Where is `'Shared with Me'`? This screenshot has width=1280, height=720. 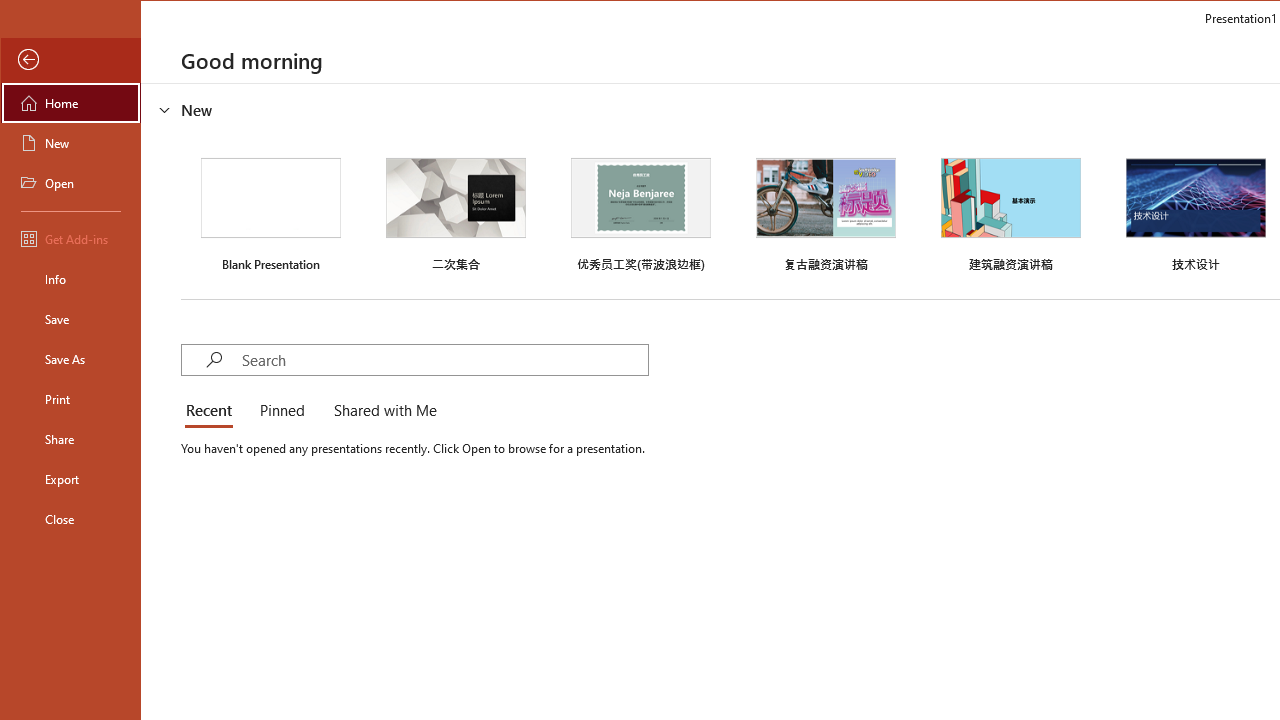
'Shared with Me' is located at coordinates (381, 410).